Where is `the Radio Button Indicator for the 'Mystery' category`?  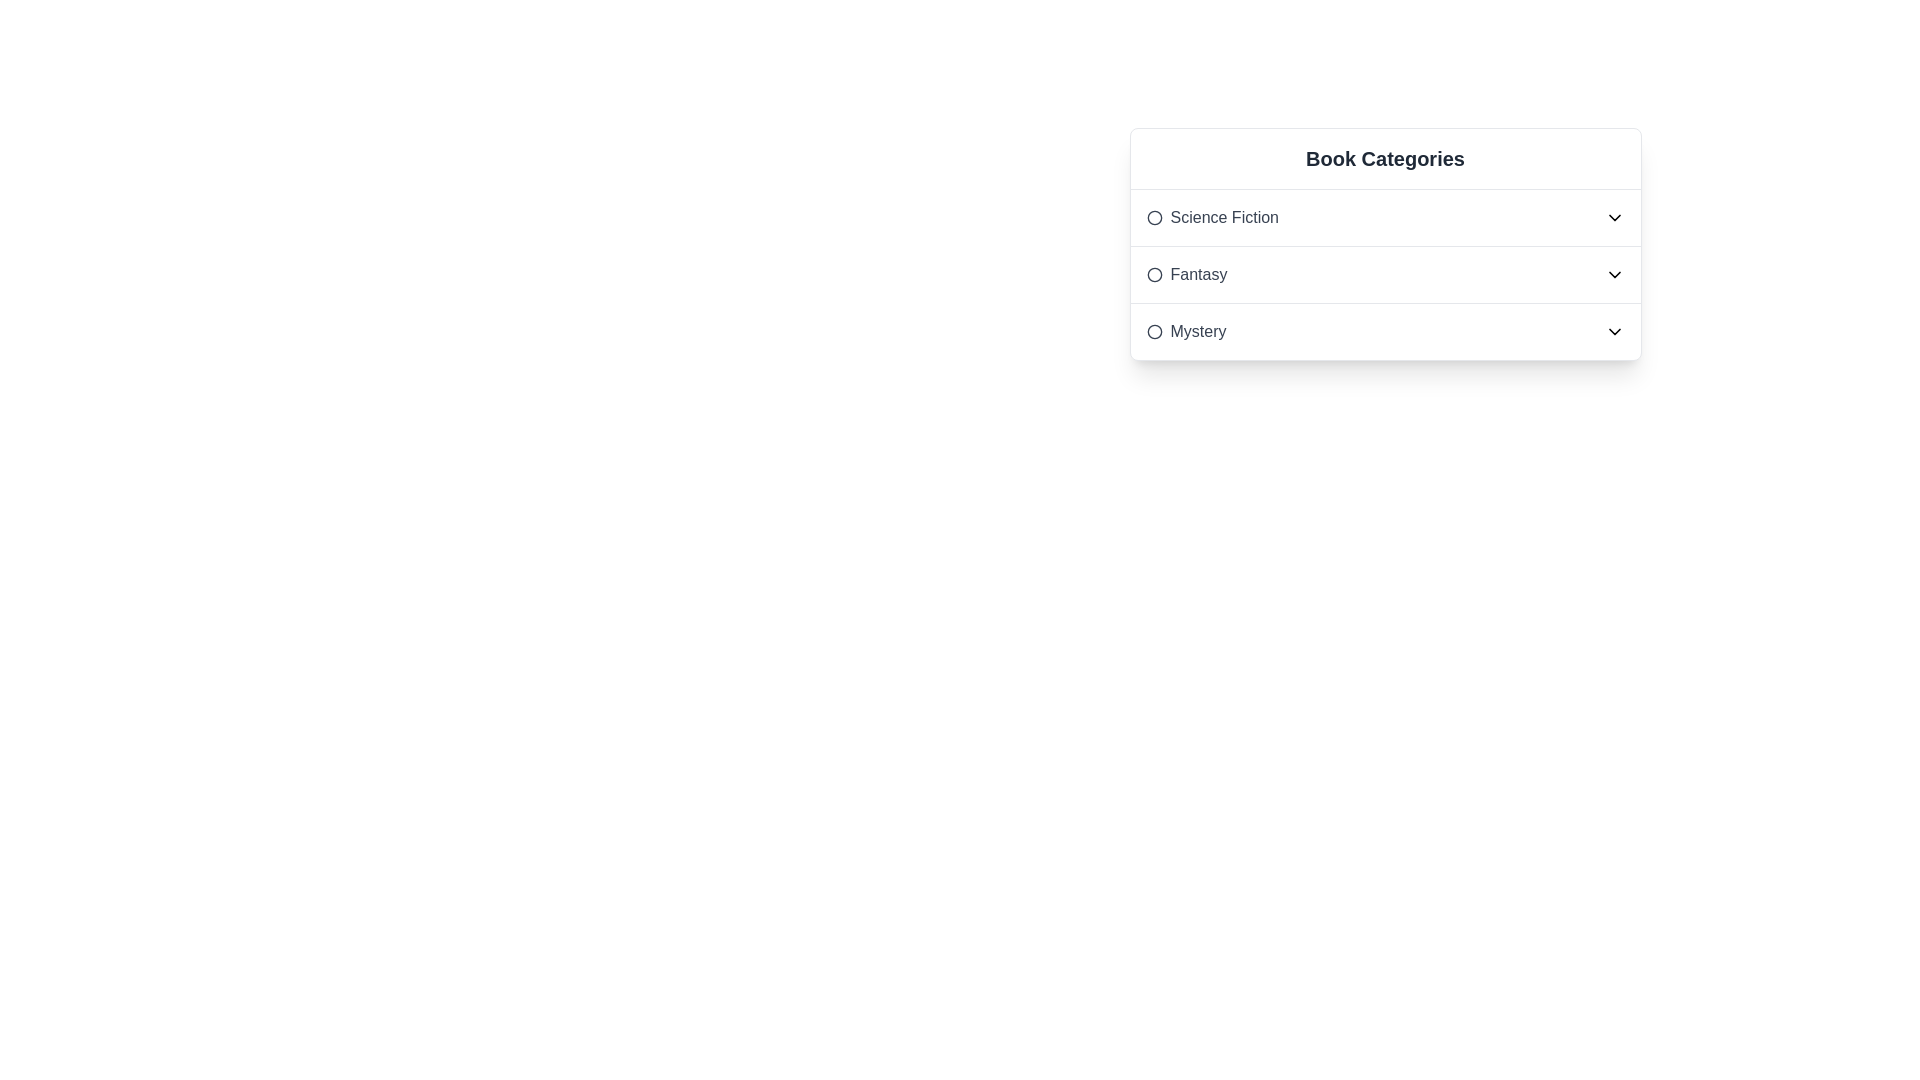 the Radio Button Indicator for the 'Mystery' category is located at coordinates (1154, 330).